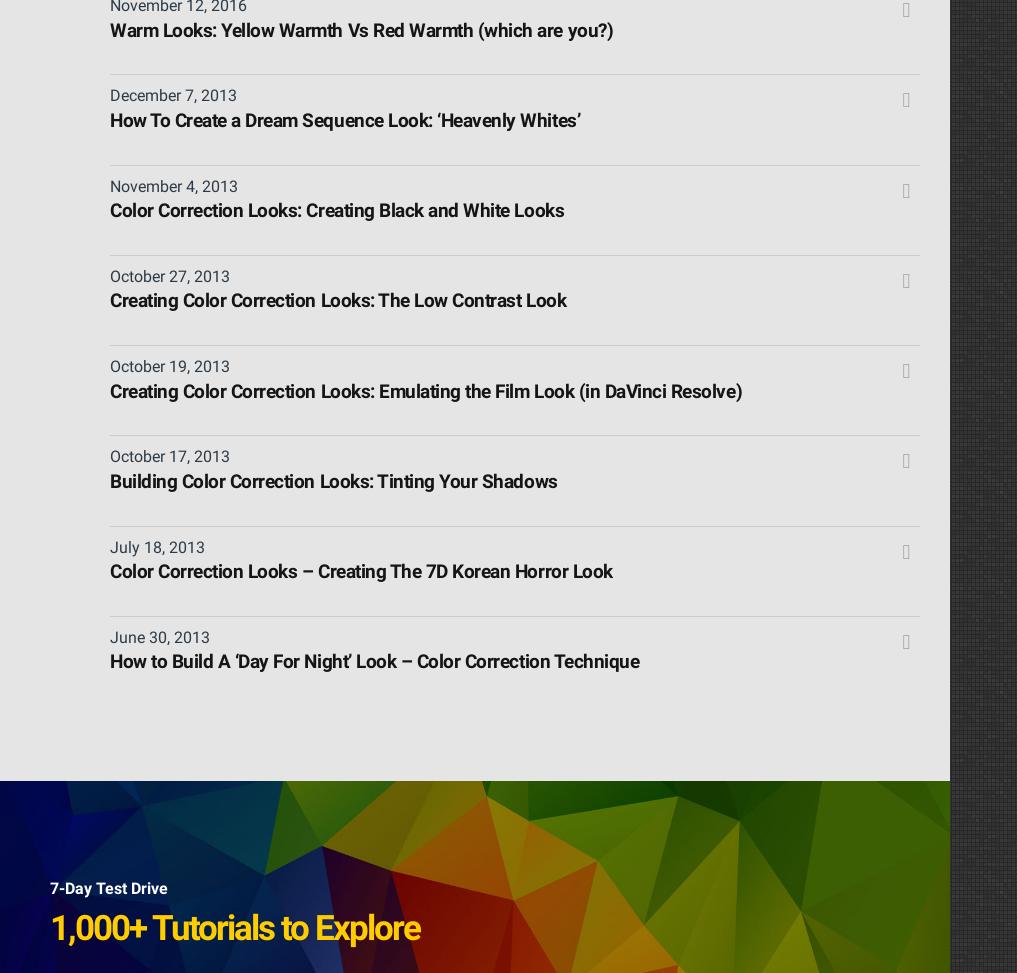 The height and width of the screenshot is (973, 1017). I want to click on 'June 30, 2013', so click(158, 635).